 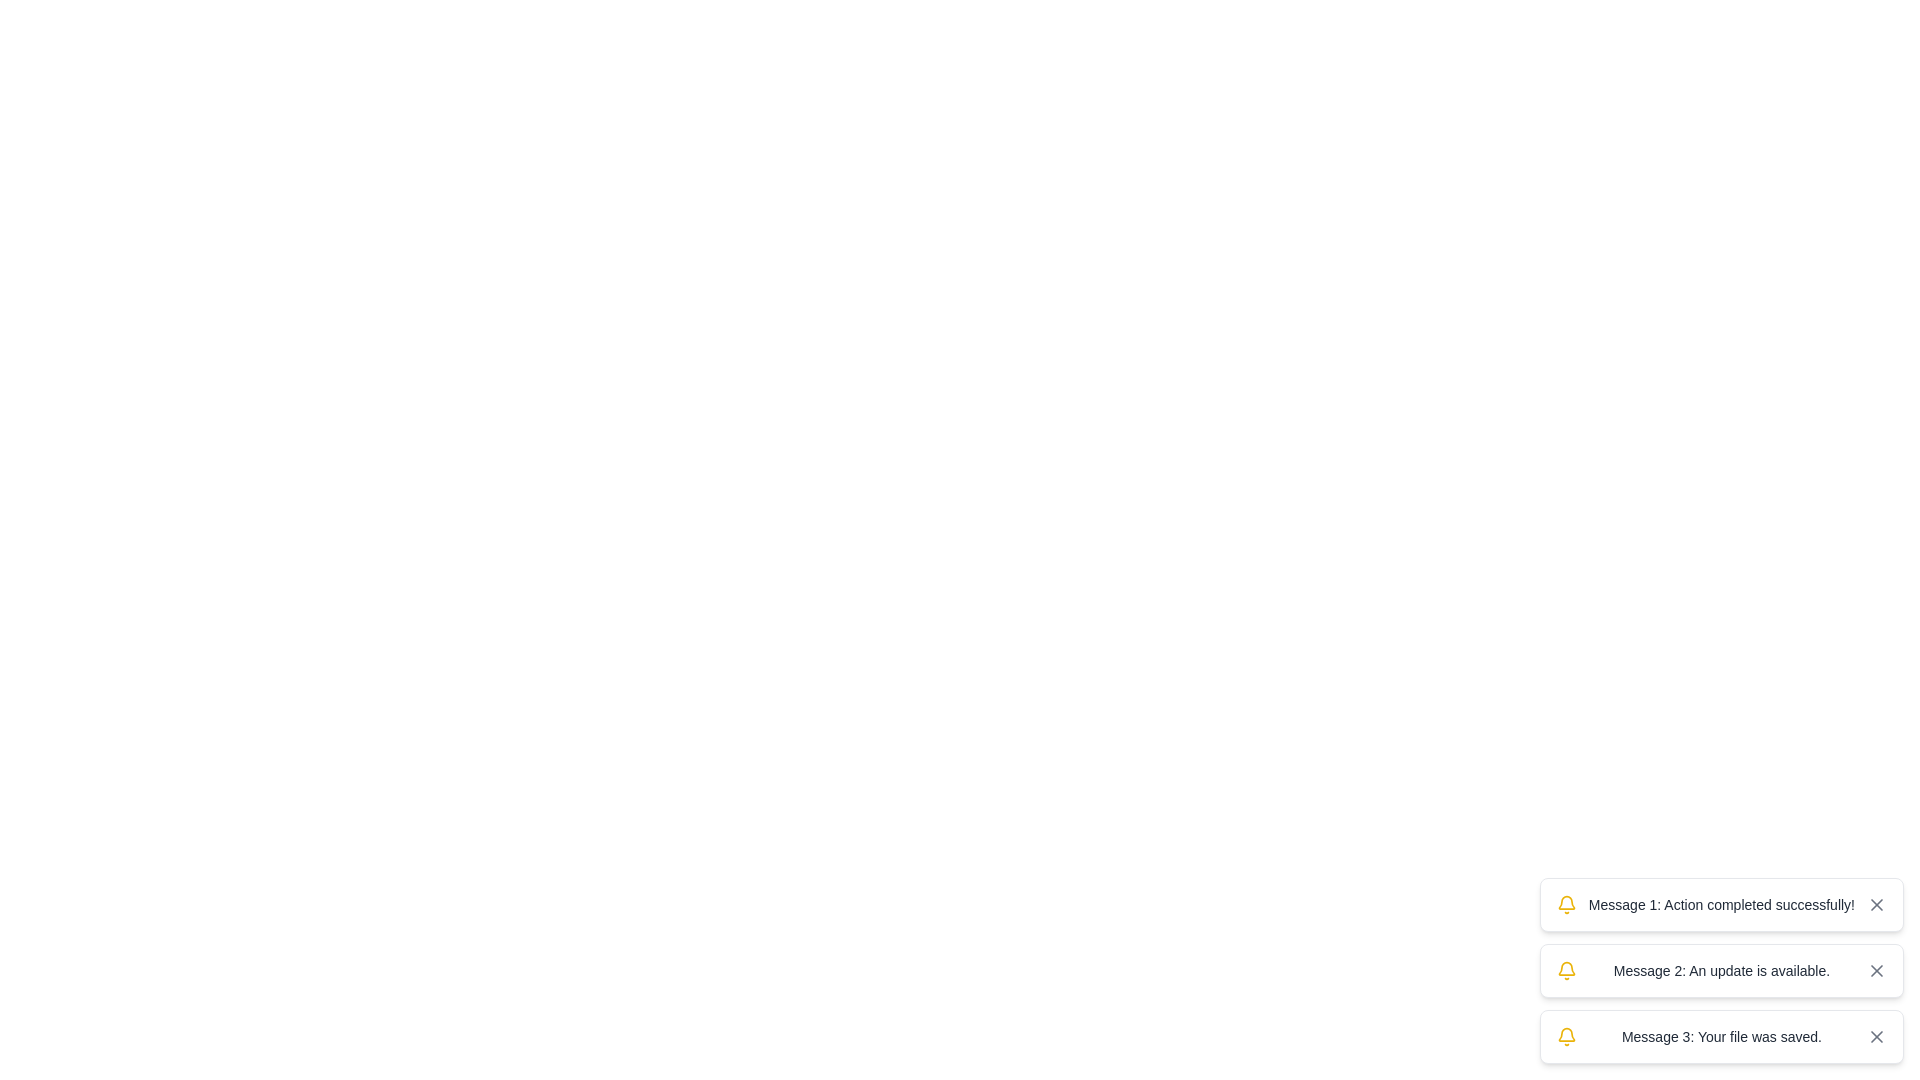 I want to click on the notification bell icon located at the leftmost side of the message box displaying 'Message 1: Action completed successfully!', so click(x=1565, y=905).